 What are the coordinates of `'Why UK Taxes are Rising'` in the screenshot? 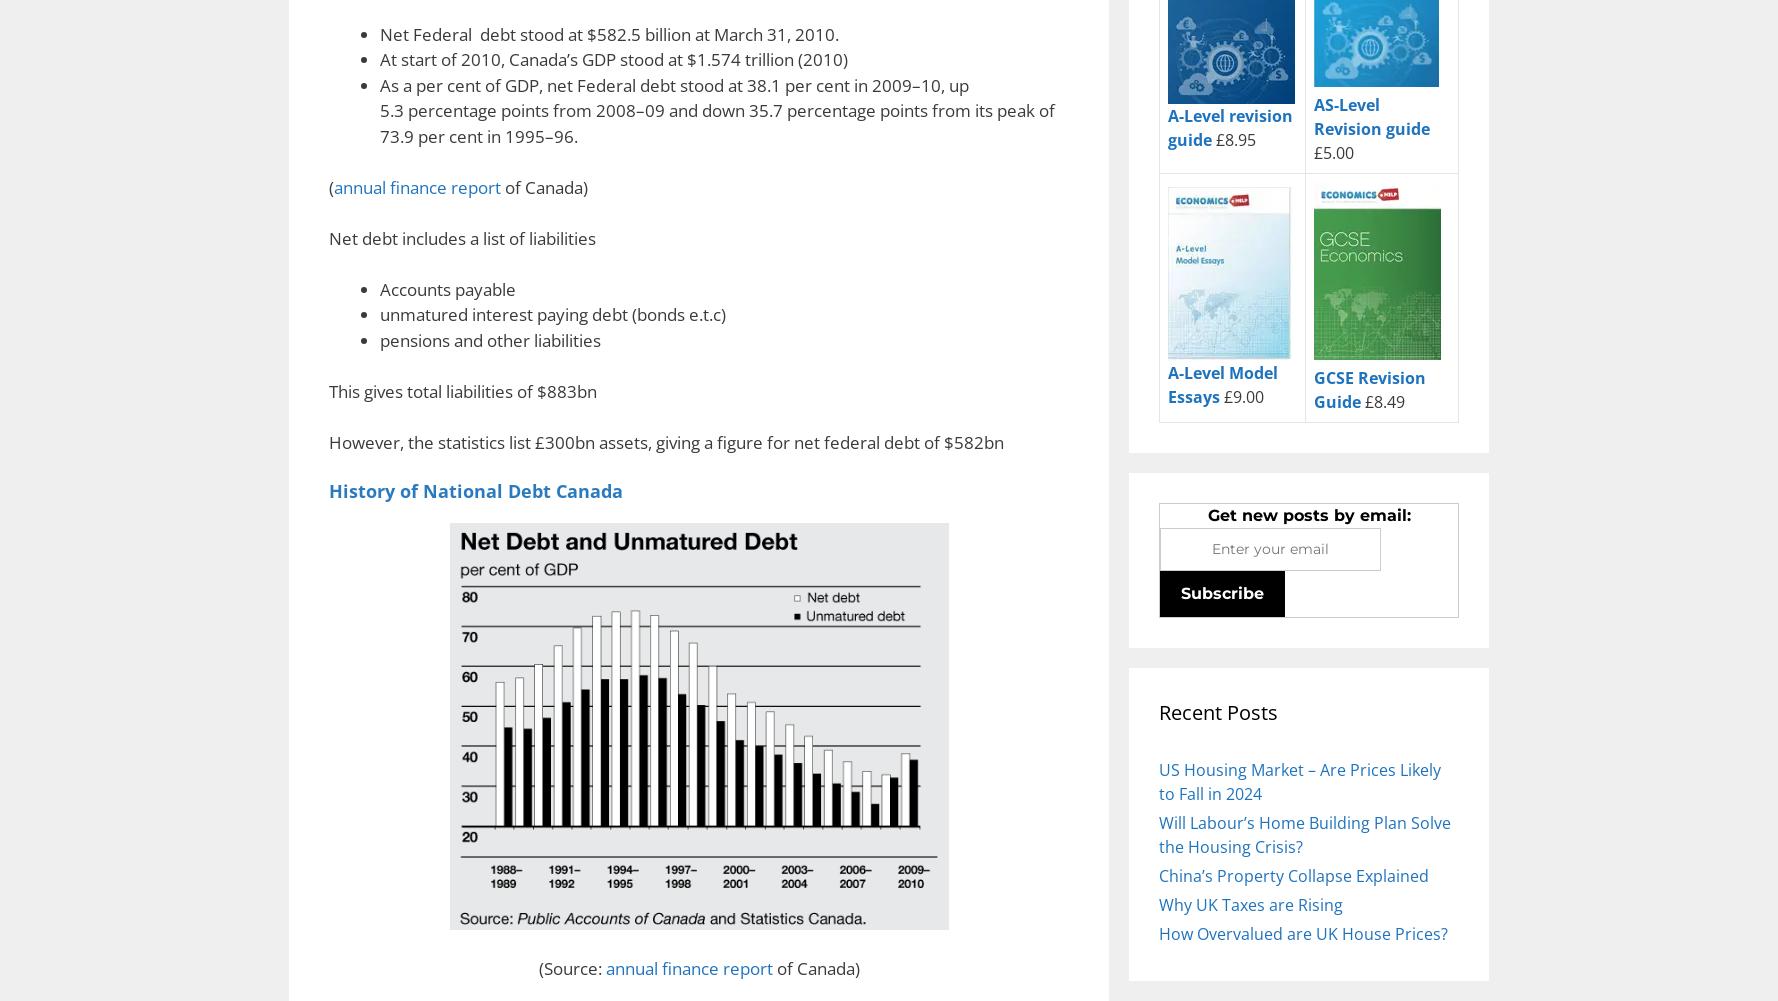 It's located at (1250, 904).